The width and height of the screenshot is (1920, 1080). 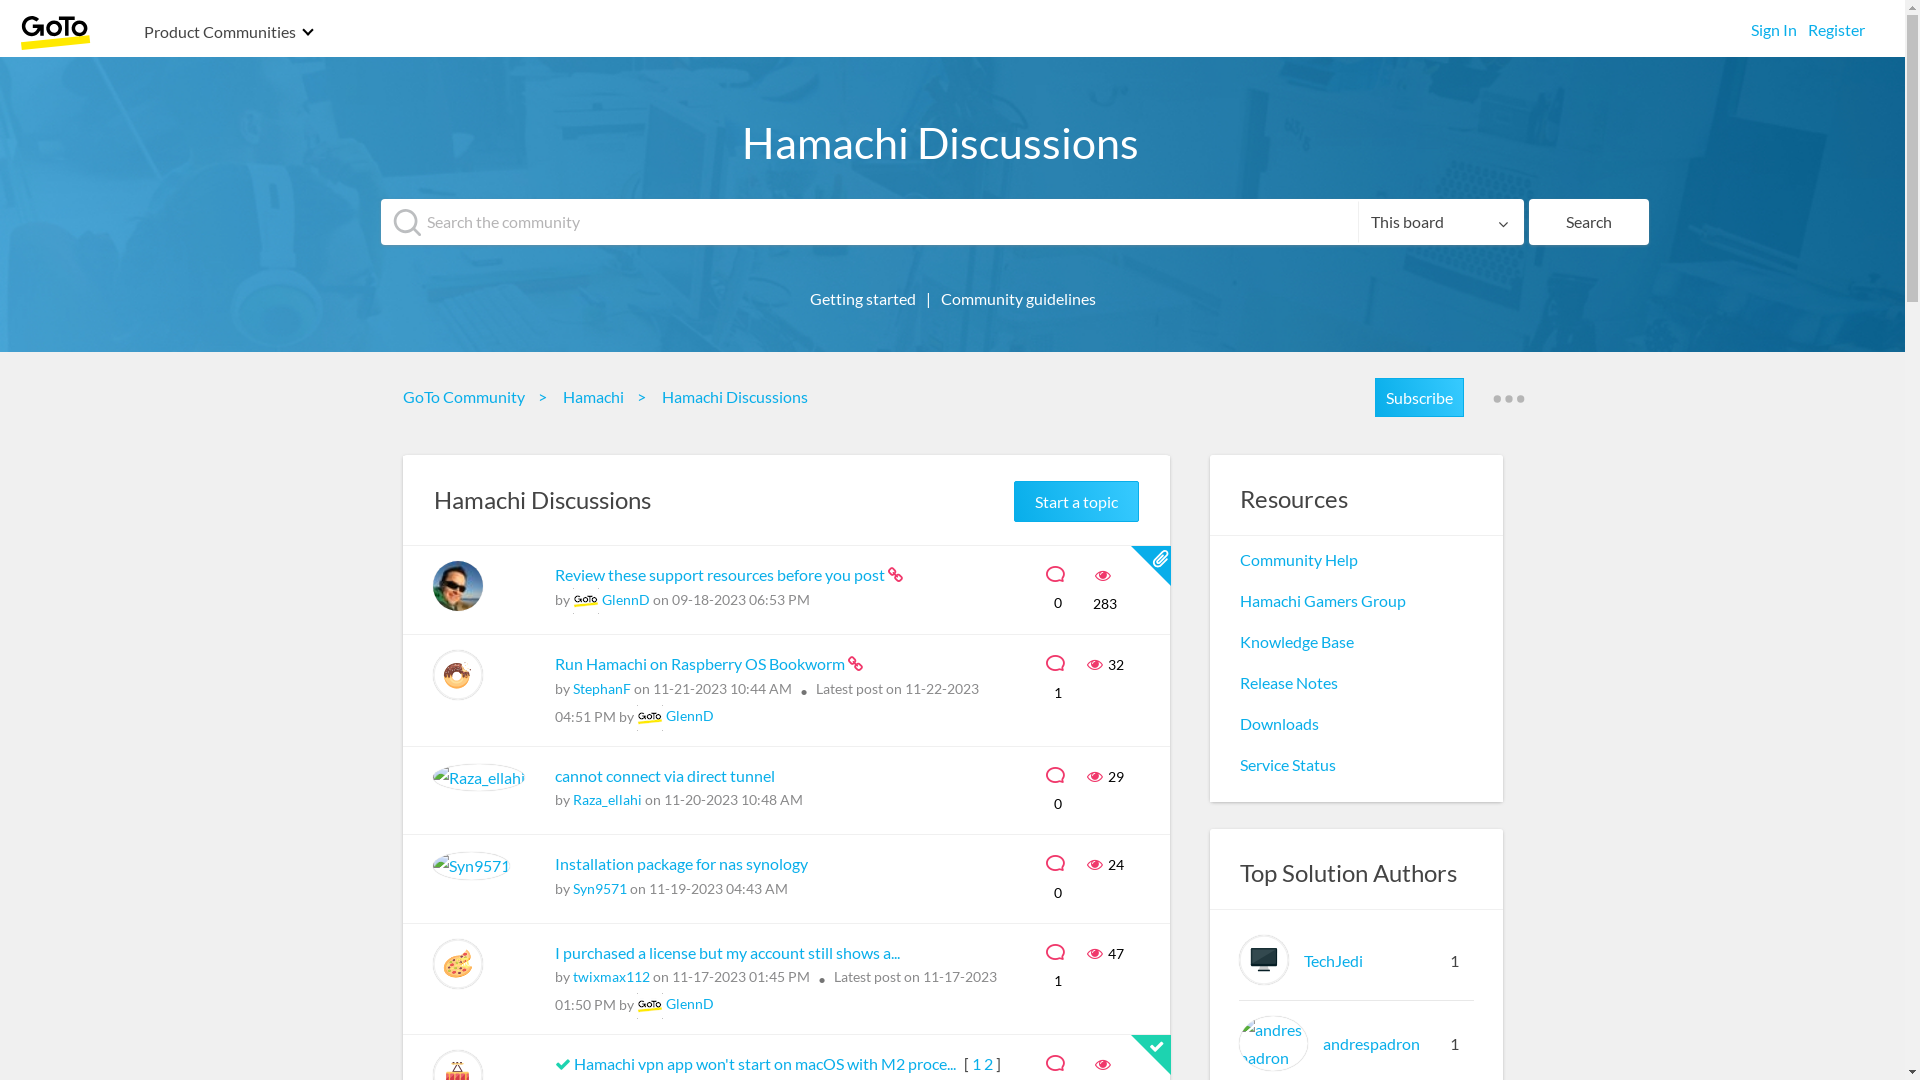 What do you see at coordinates (1075, 500) in the screenshot?
I see `'Start a topic'` at bounding box center [1075, 500].